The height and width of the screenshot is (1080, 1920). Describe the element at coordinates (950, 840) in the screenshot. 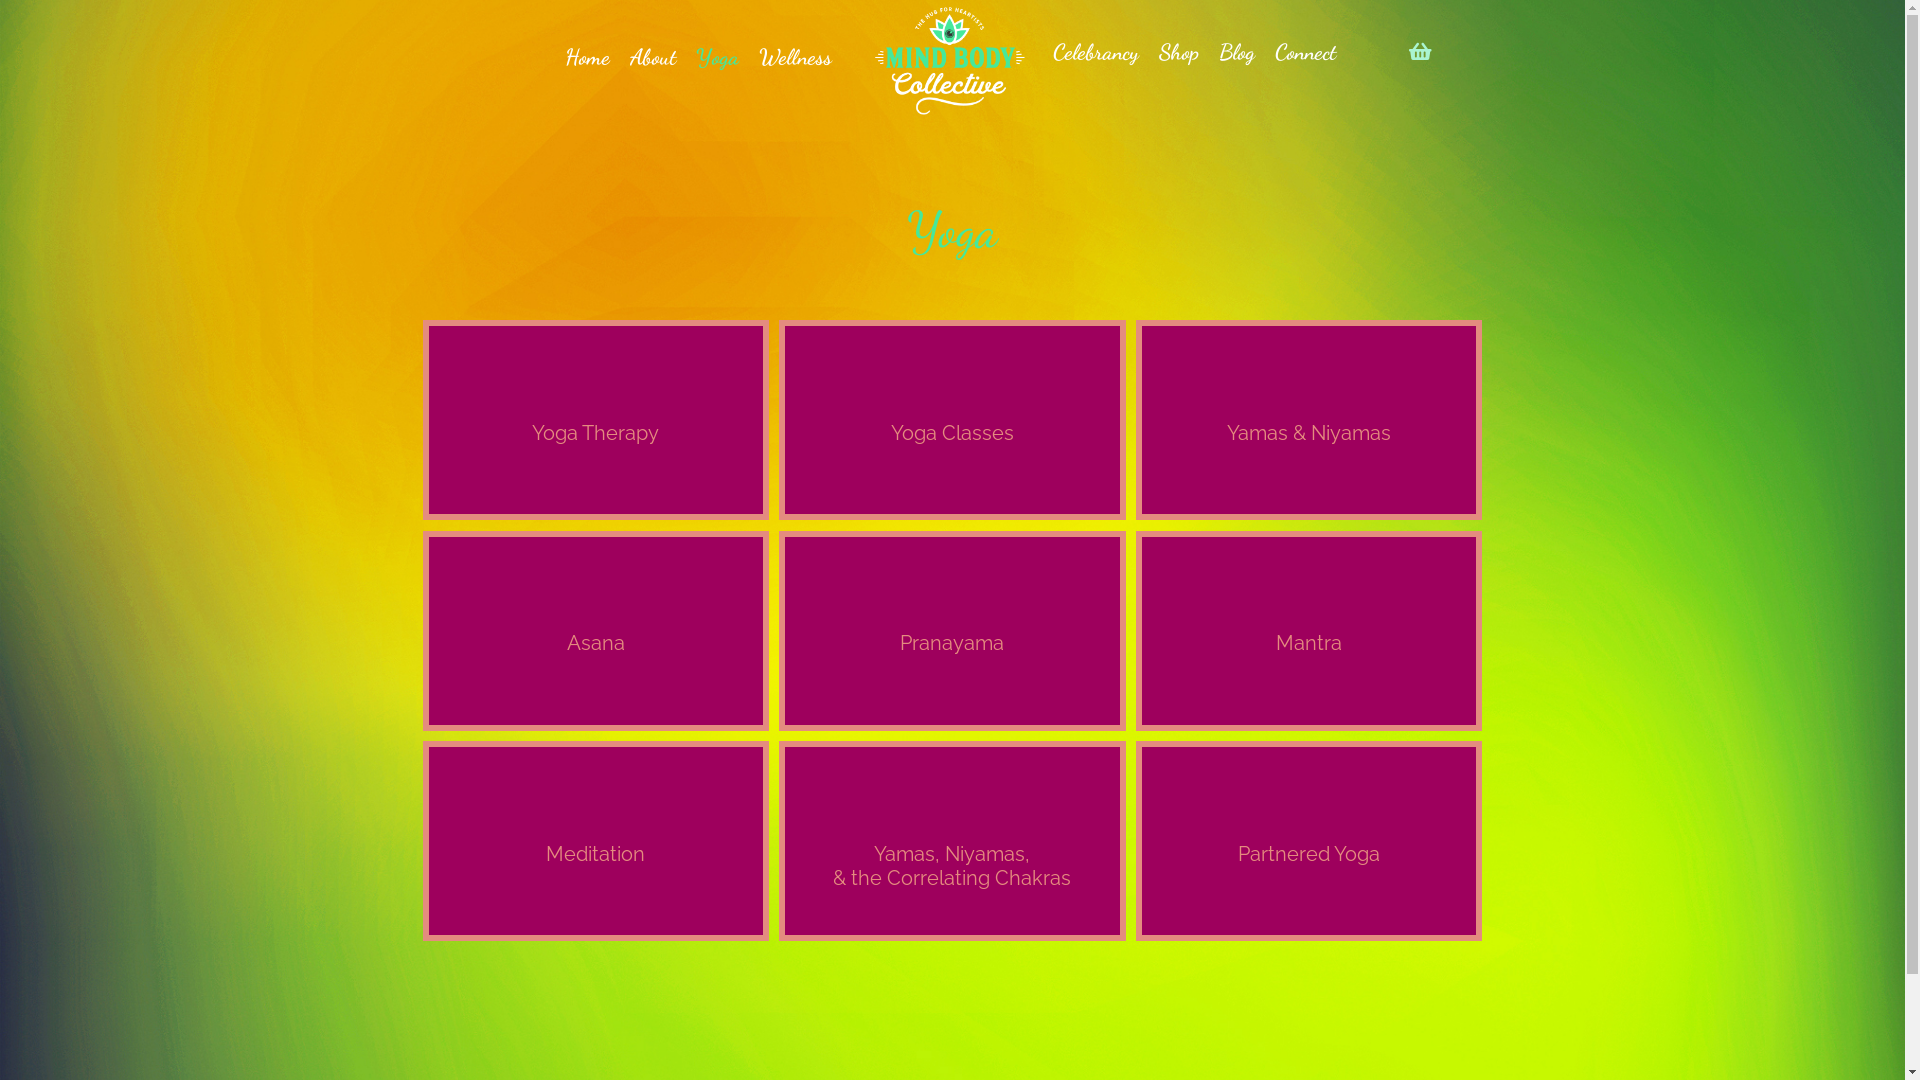

I see `'Yamas, Niyamas,` at that location.